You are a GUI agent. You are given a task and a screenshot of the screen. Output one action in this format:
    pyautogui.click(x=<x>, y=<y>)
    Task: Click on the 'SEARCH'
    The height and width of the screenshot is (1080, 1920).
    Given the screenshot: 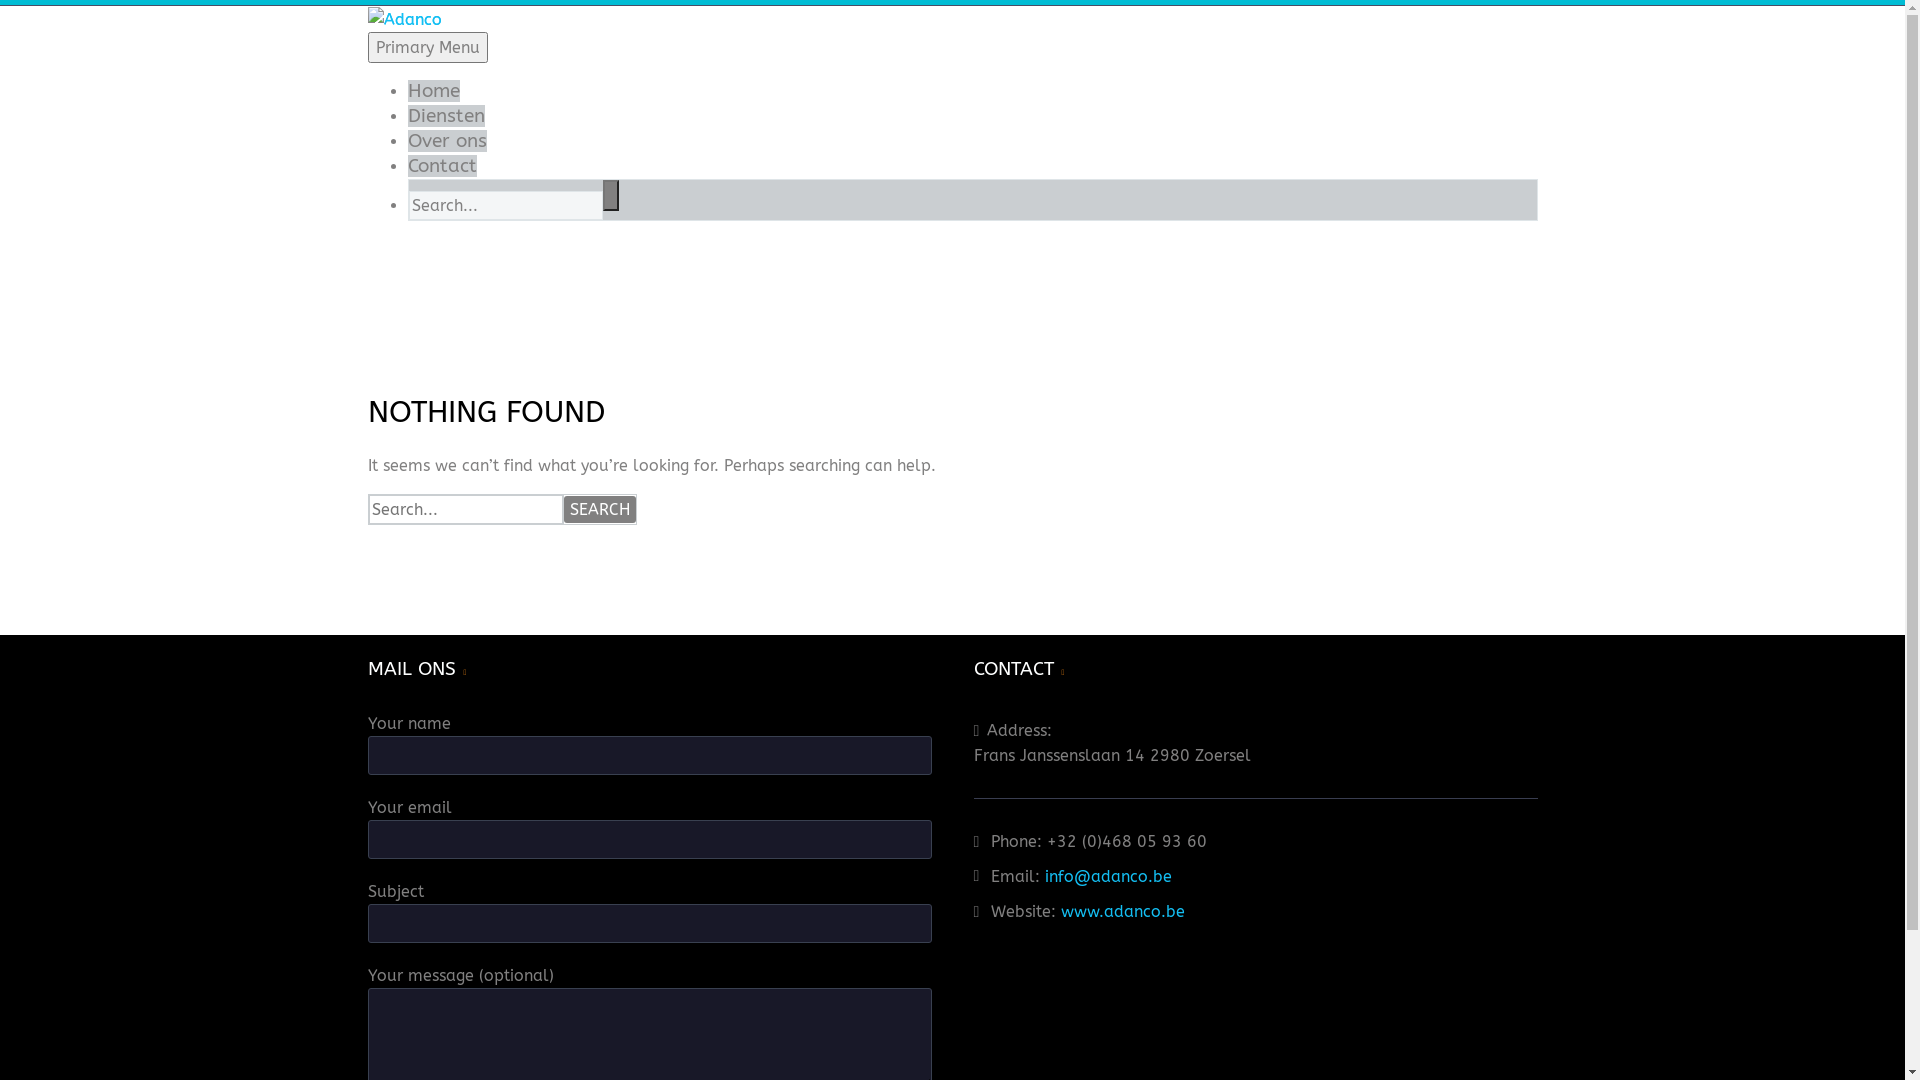 What is the action you would take?
    pyautogui.click(x=599, y=508)
    